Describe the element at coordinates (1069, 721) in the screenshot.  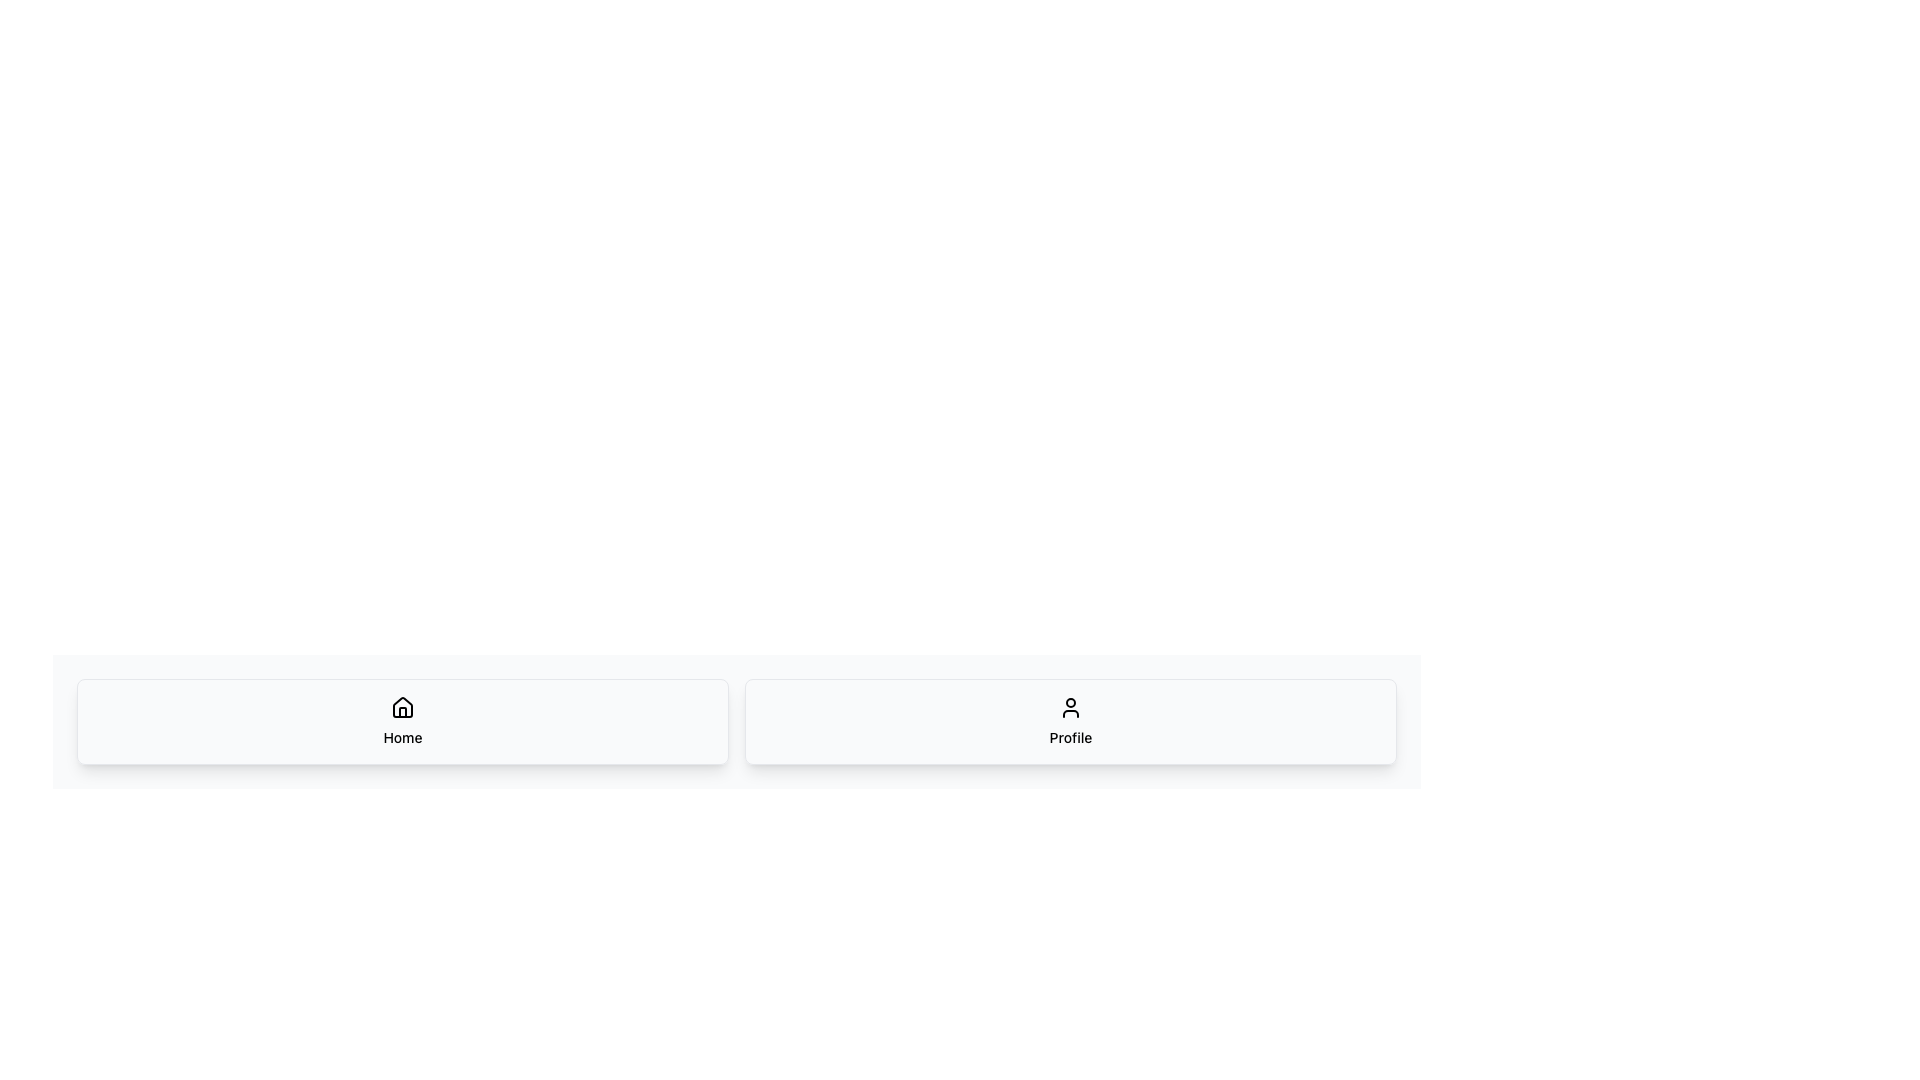
I see `the 'Profile' label with user icon located on the right side of the horizontal menu bar` at that location.